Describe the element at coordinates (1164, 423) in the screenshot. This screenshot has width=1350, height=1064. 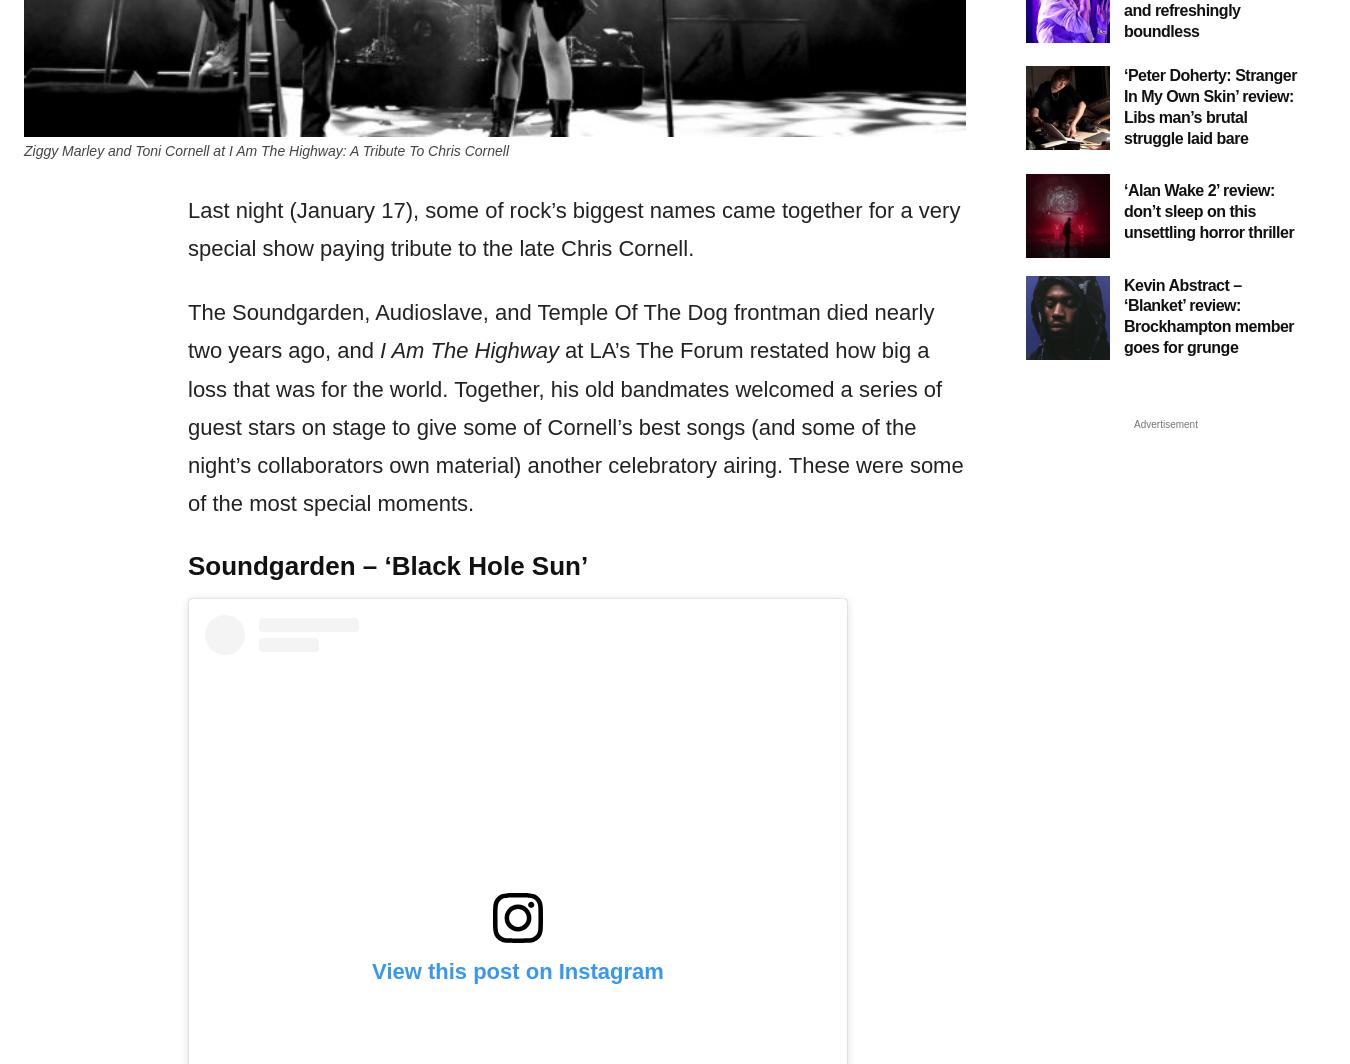
I see `'Advertisement'` at that location.